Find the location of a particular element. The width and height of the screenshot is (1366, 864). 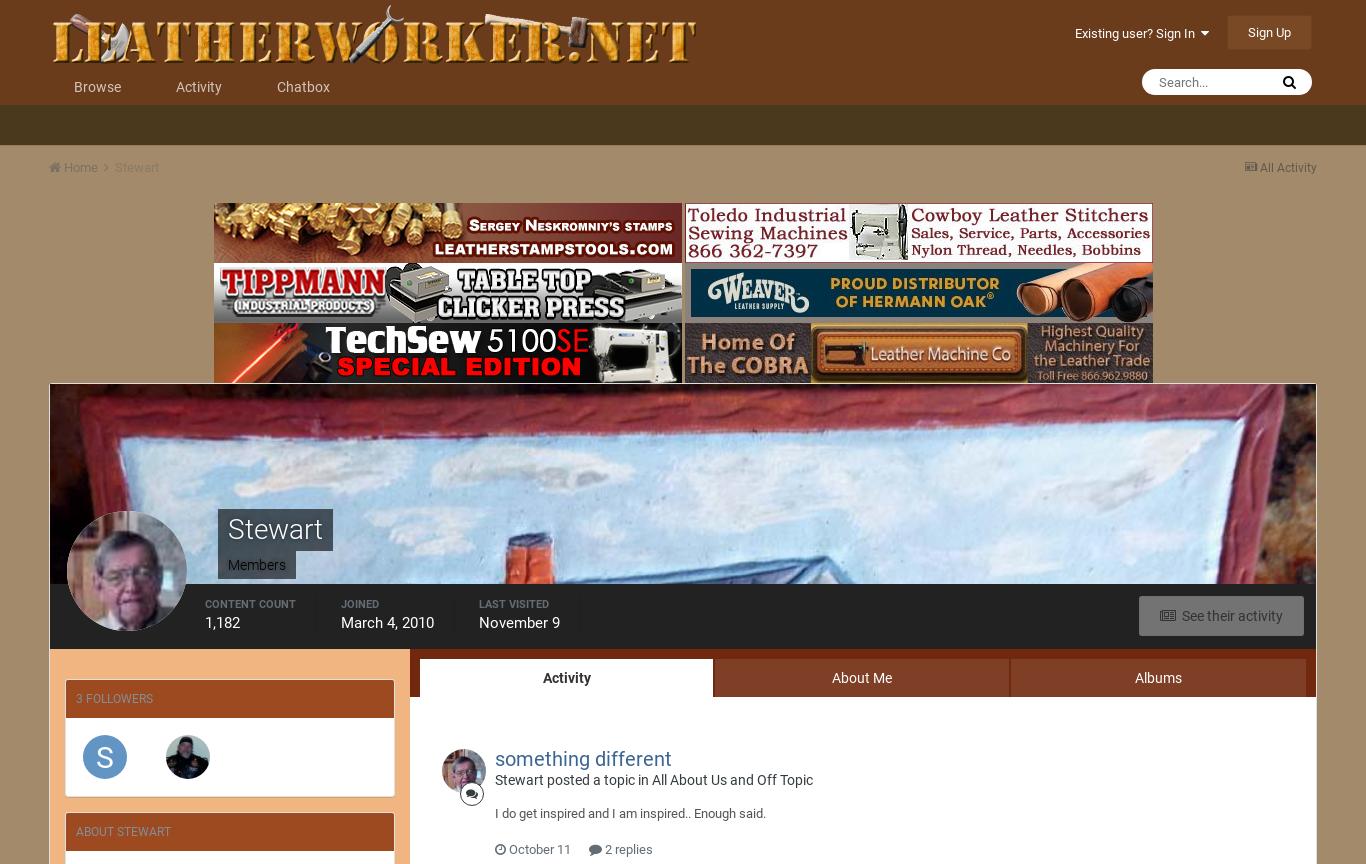

'Existing user? Sign In' is located at coordinates (1136, 33).